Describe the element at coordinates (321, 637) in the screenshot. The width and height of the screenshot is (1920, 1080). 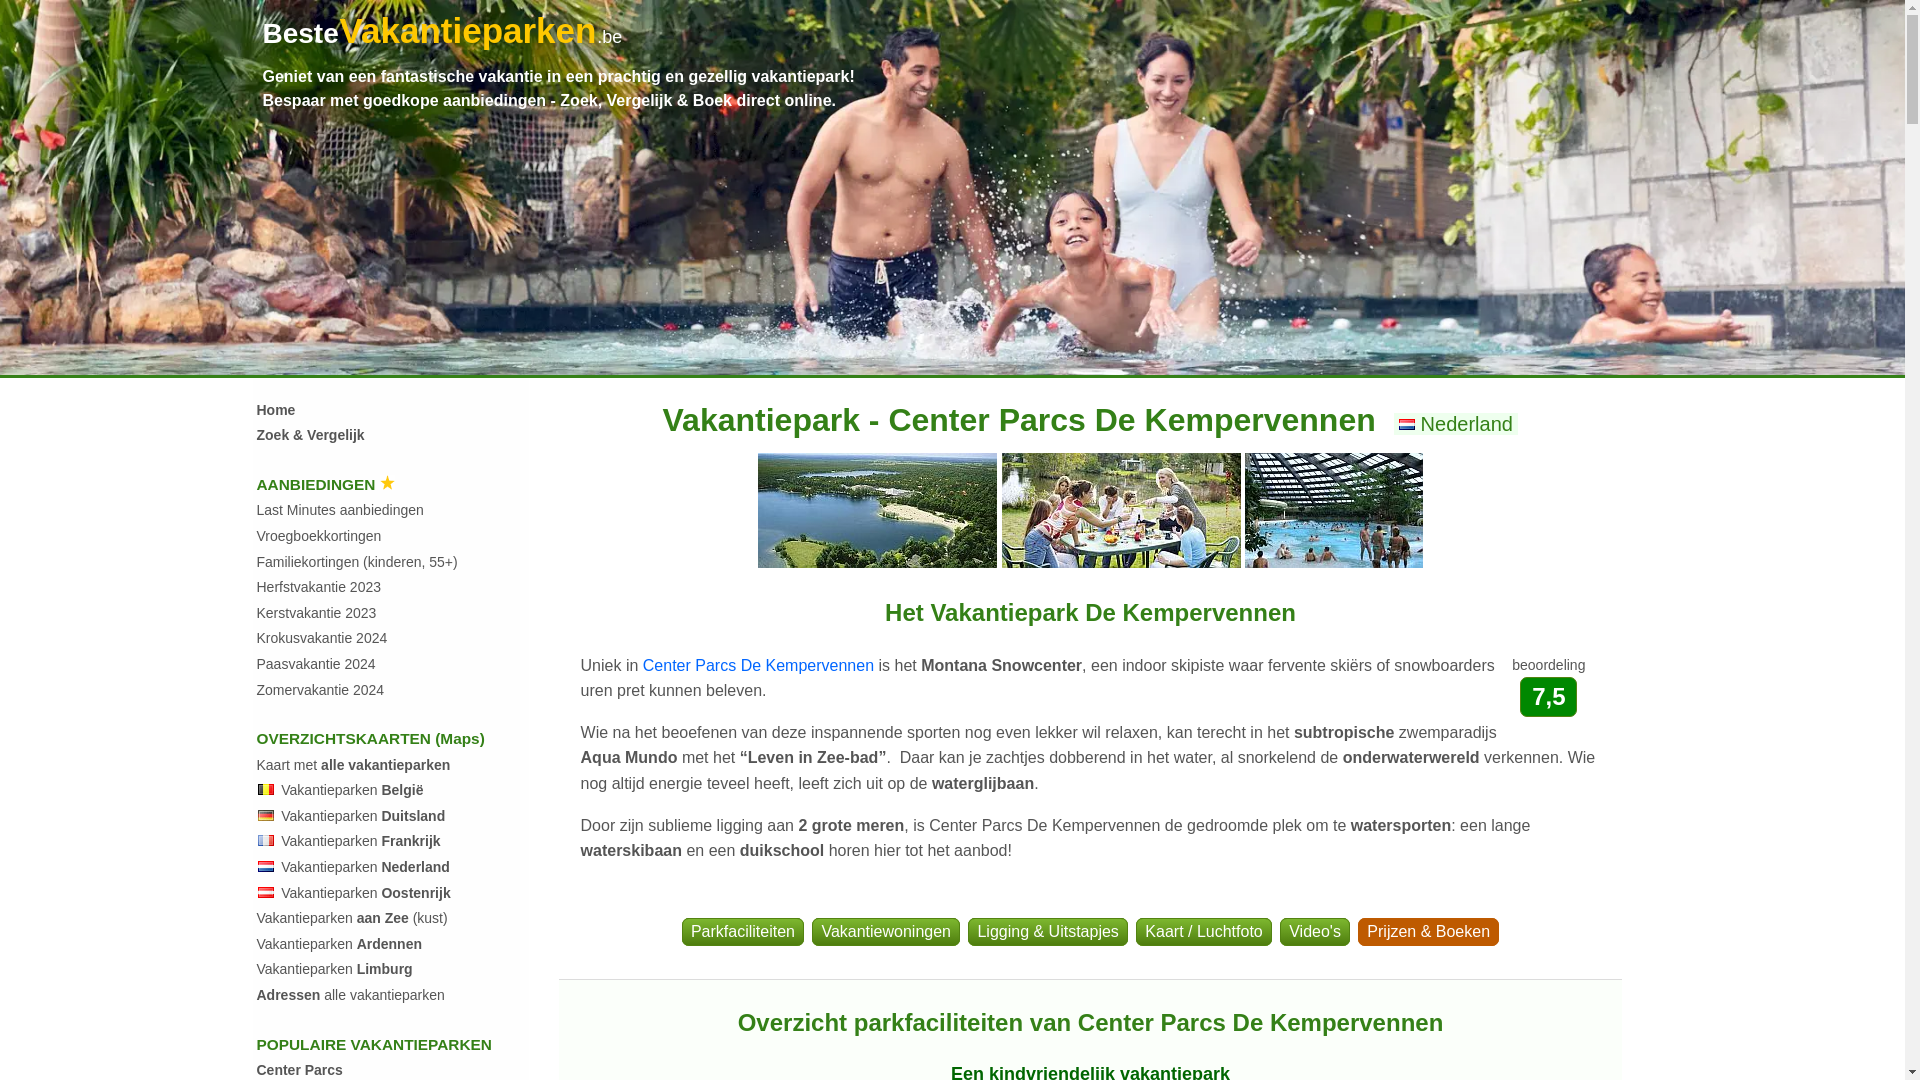
I see `'Krokusvakantie 2024'` at that location.